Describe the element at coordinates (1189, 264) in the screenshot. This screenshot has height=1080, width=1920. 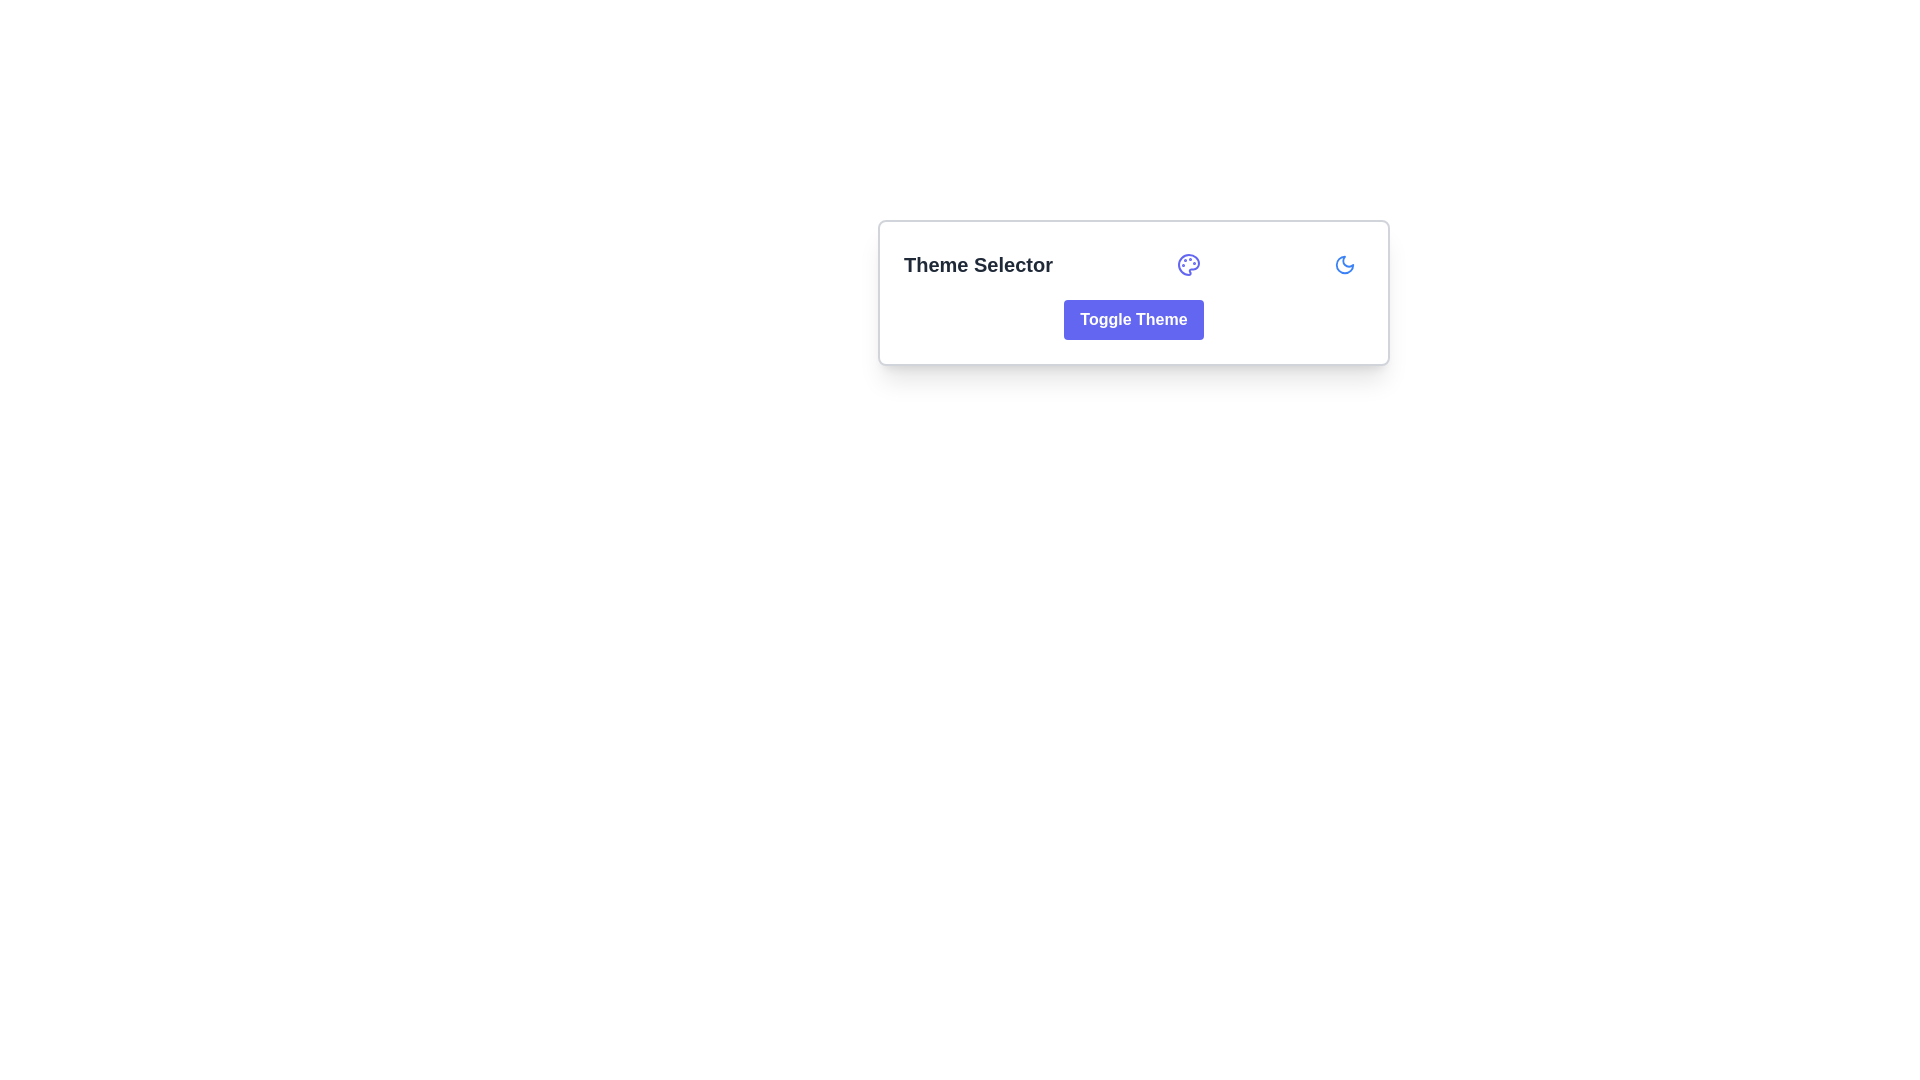
I see `the circular icon located in the center-left region of the interface, next to the 'Theme Selector' title and the 'Toggle Theme' button` at that location.